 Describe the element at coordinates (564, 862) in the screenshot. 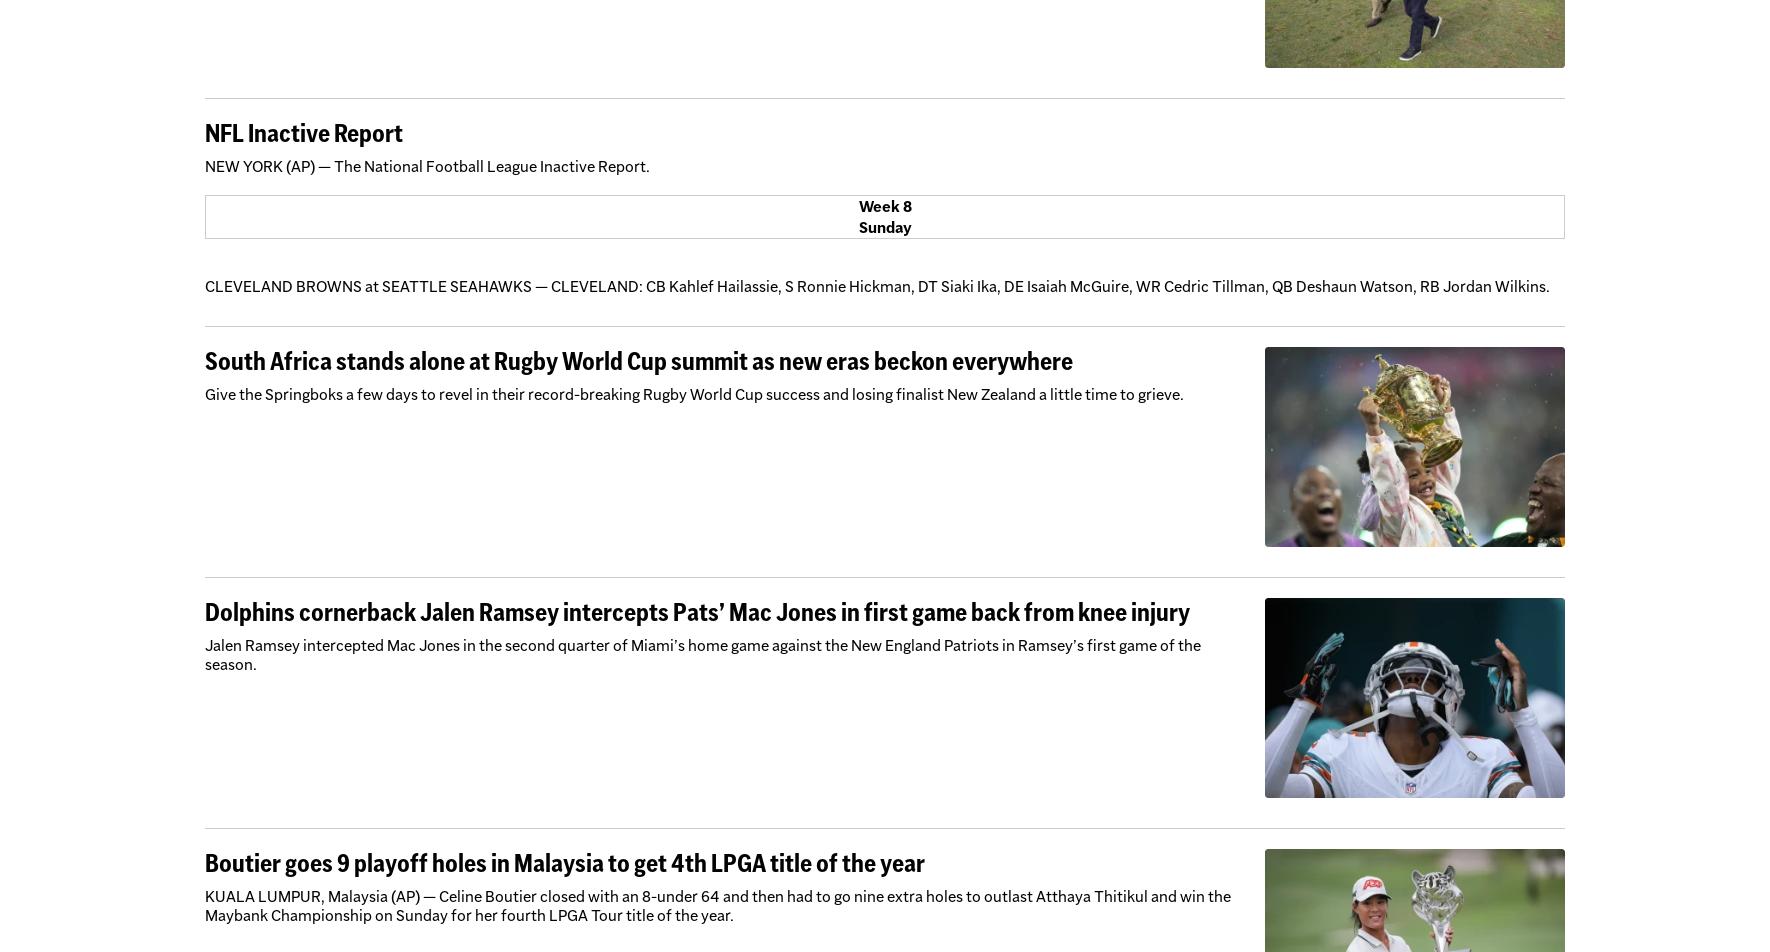

I see `'Boutier goes 9 playoff holes in Malaysia to get 4th LPGA title of the year'` at that location.